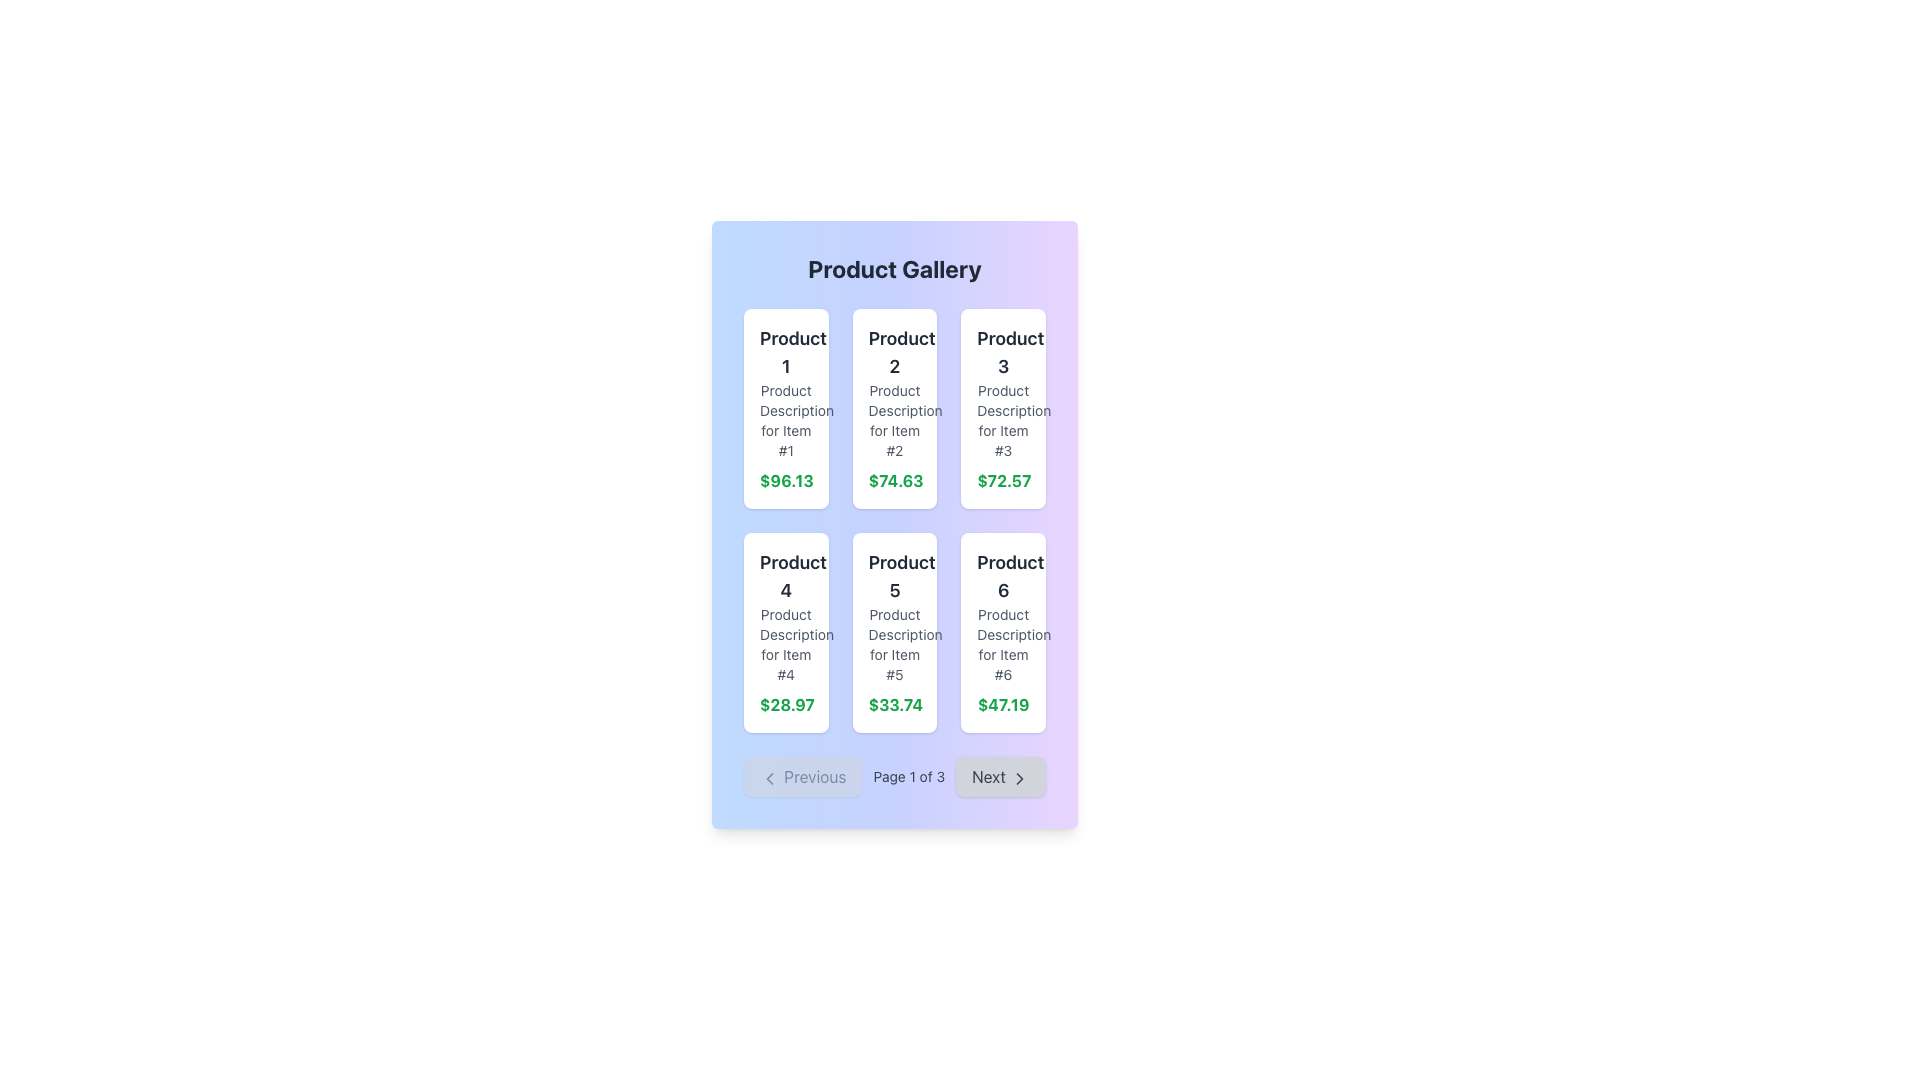 The height and width of the screenshot is (1080, 1920). I want to click on the button located in the bottom left of the horizontal control group, so click(803, 775).